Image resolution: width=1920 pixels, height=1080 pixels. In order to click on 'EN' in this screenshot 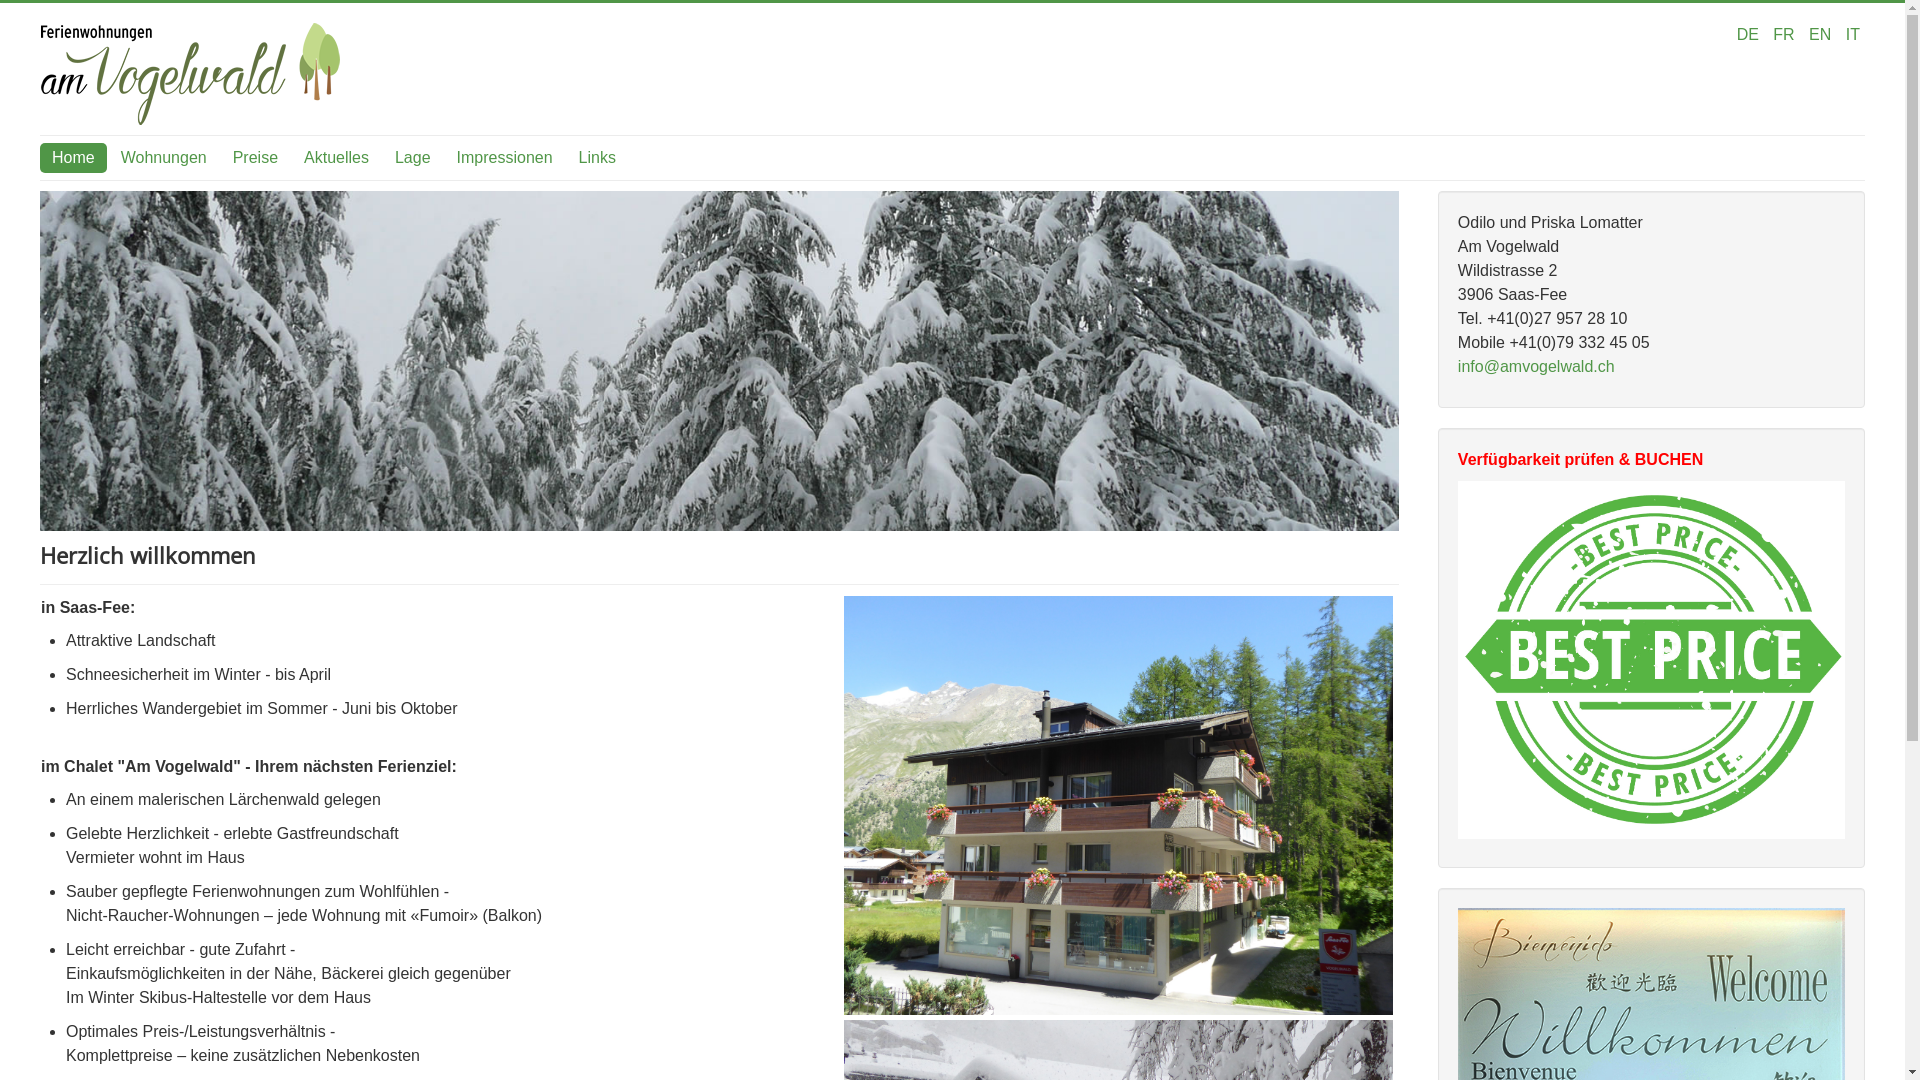, I will do `click(1822, 34)`.